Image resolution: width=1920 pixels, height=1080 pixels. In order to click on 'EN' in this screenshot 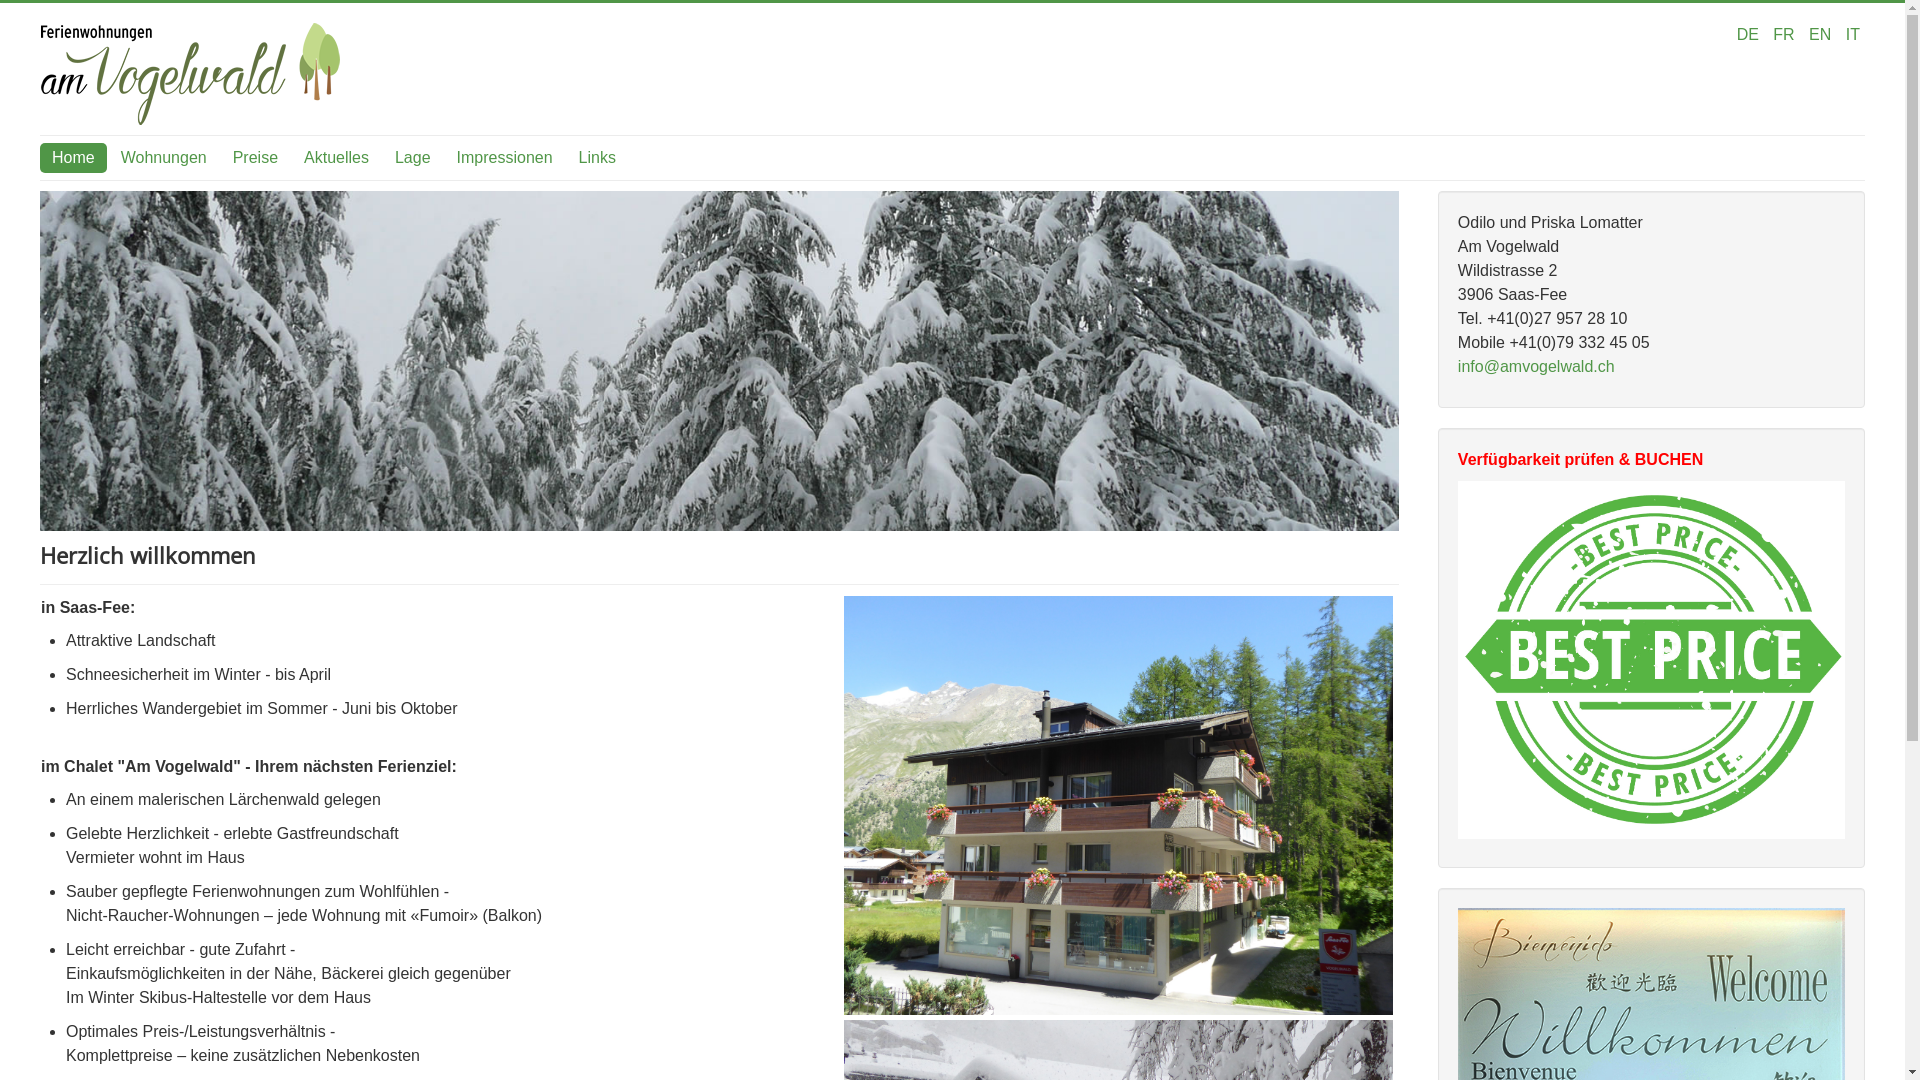, I will do `click(1822, 34)`.